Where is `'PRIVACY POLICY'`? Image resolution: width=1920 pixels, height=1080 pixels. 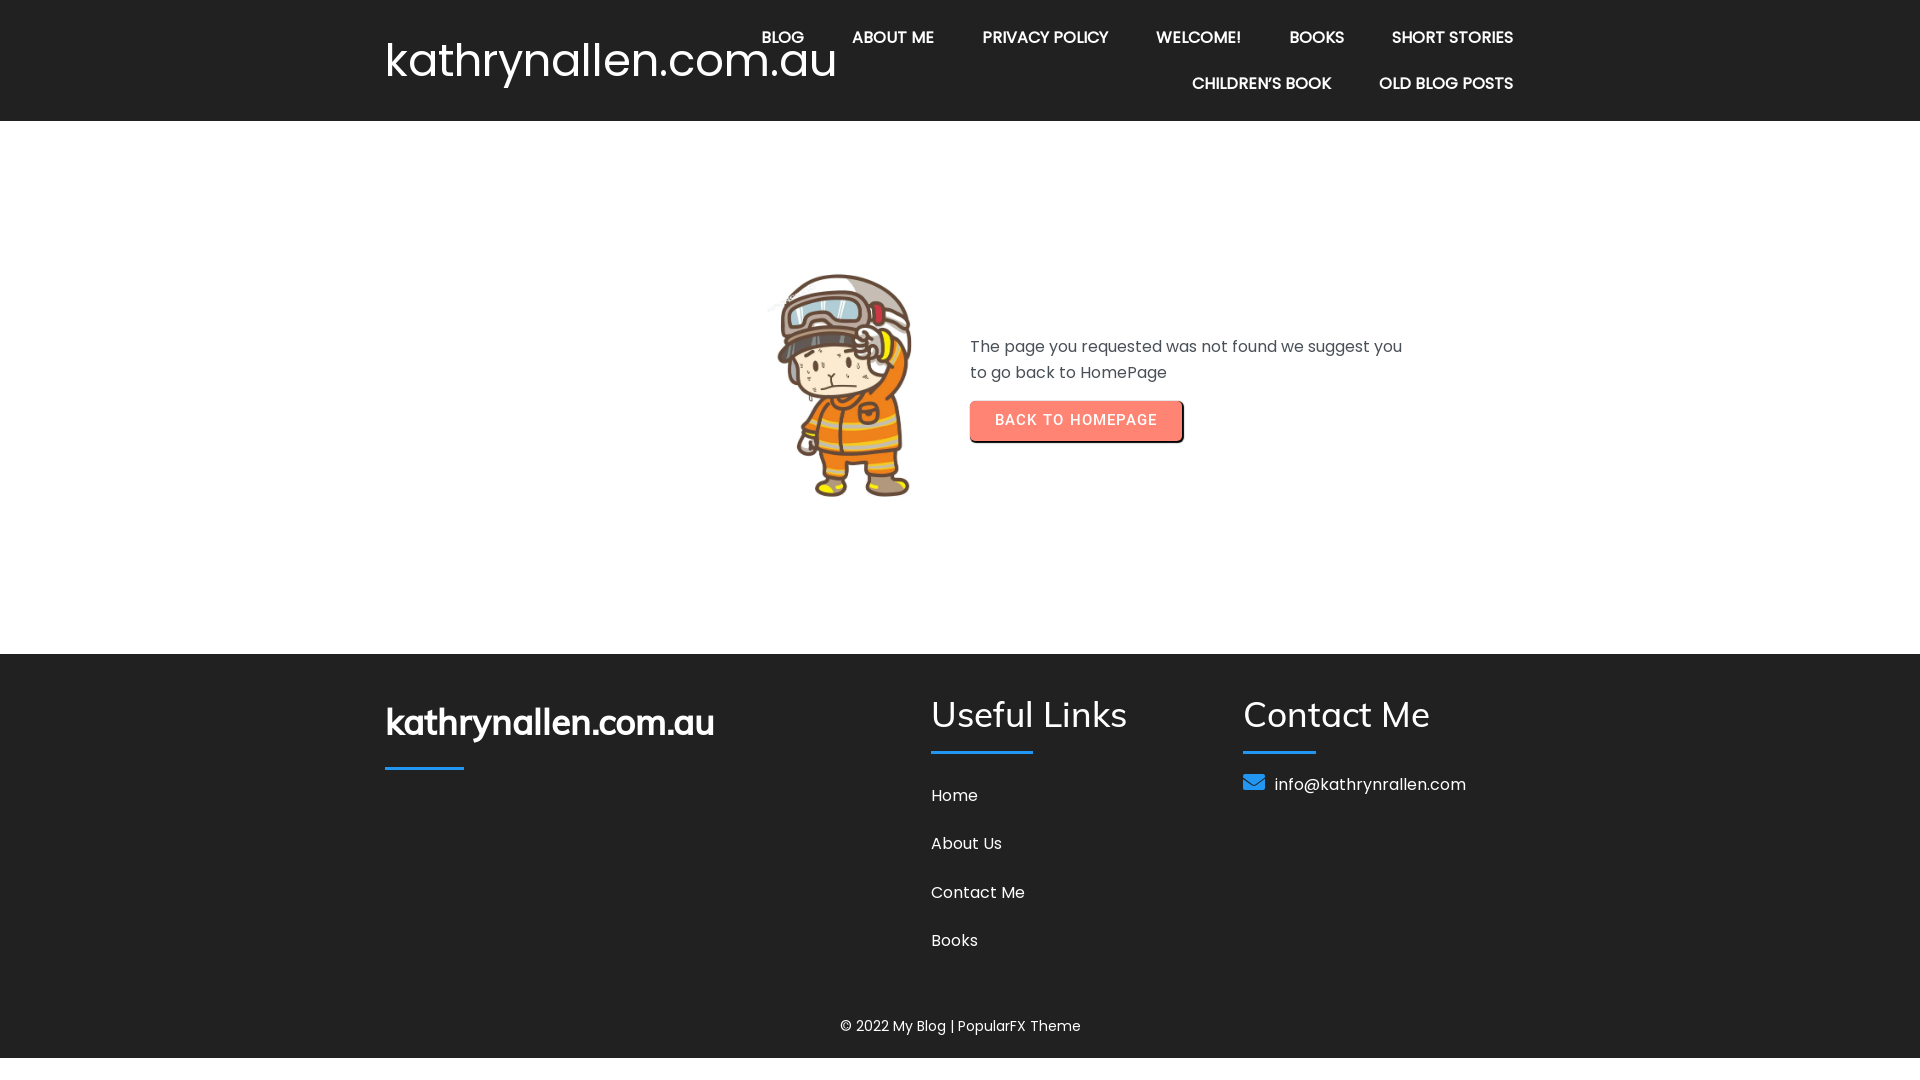
'PRIVACY POLICY' is located at coordinates (1044, 38).